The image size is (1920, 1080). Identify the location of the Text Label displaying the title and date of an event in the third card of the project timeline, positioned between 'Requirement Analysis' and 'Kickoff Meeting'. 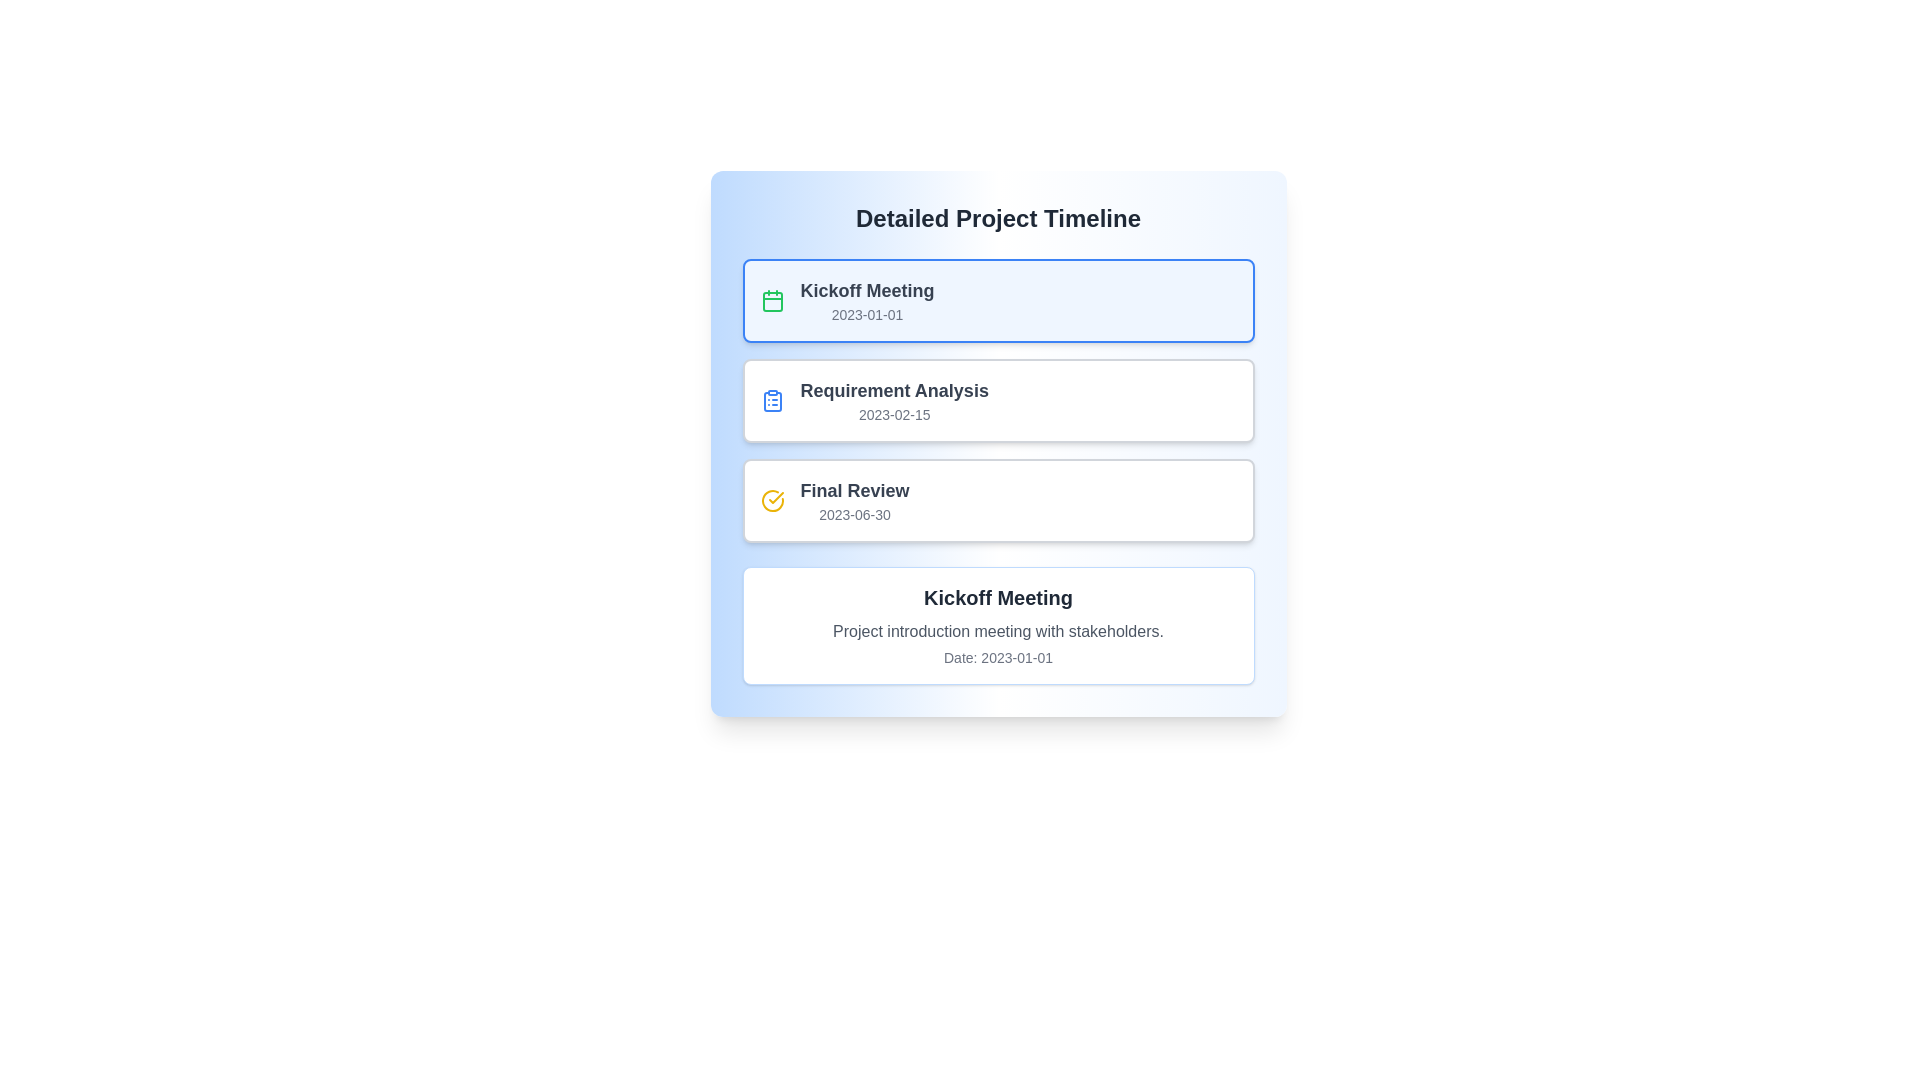
(854, 500).